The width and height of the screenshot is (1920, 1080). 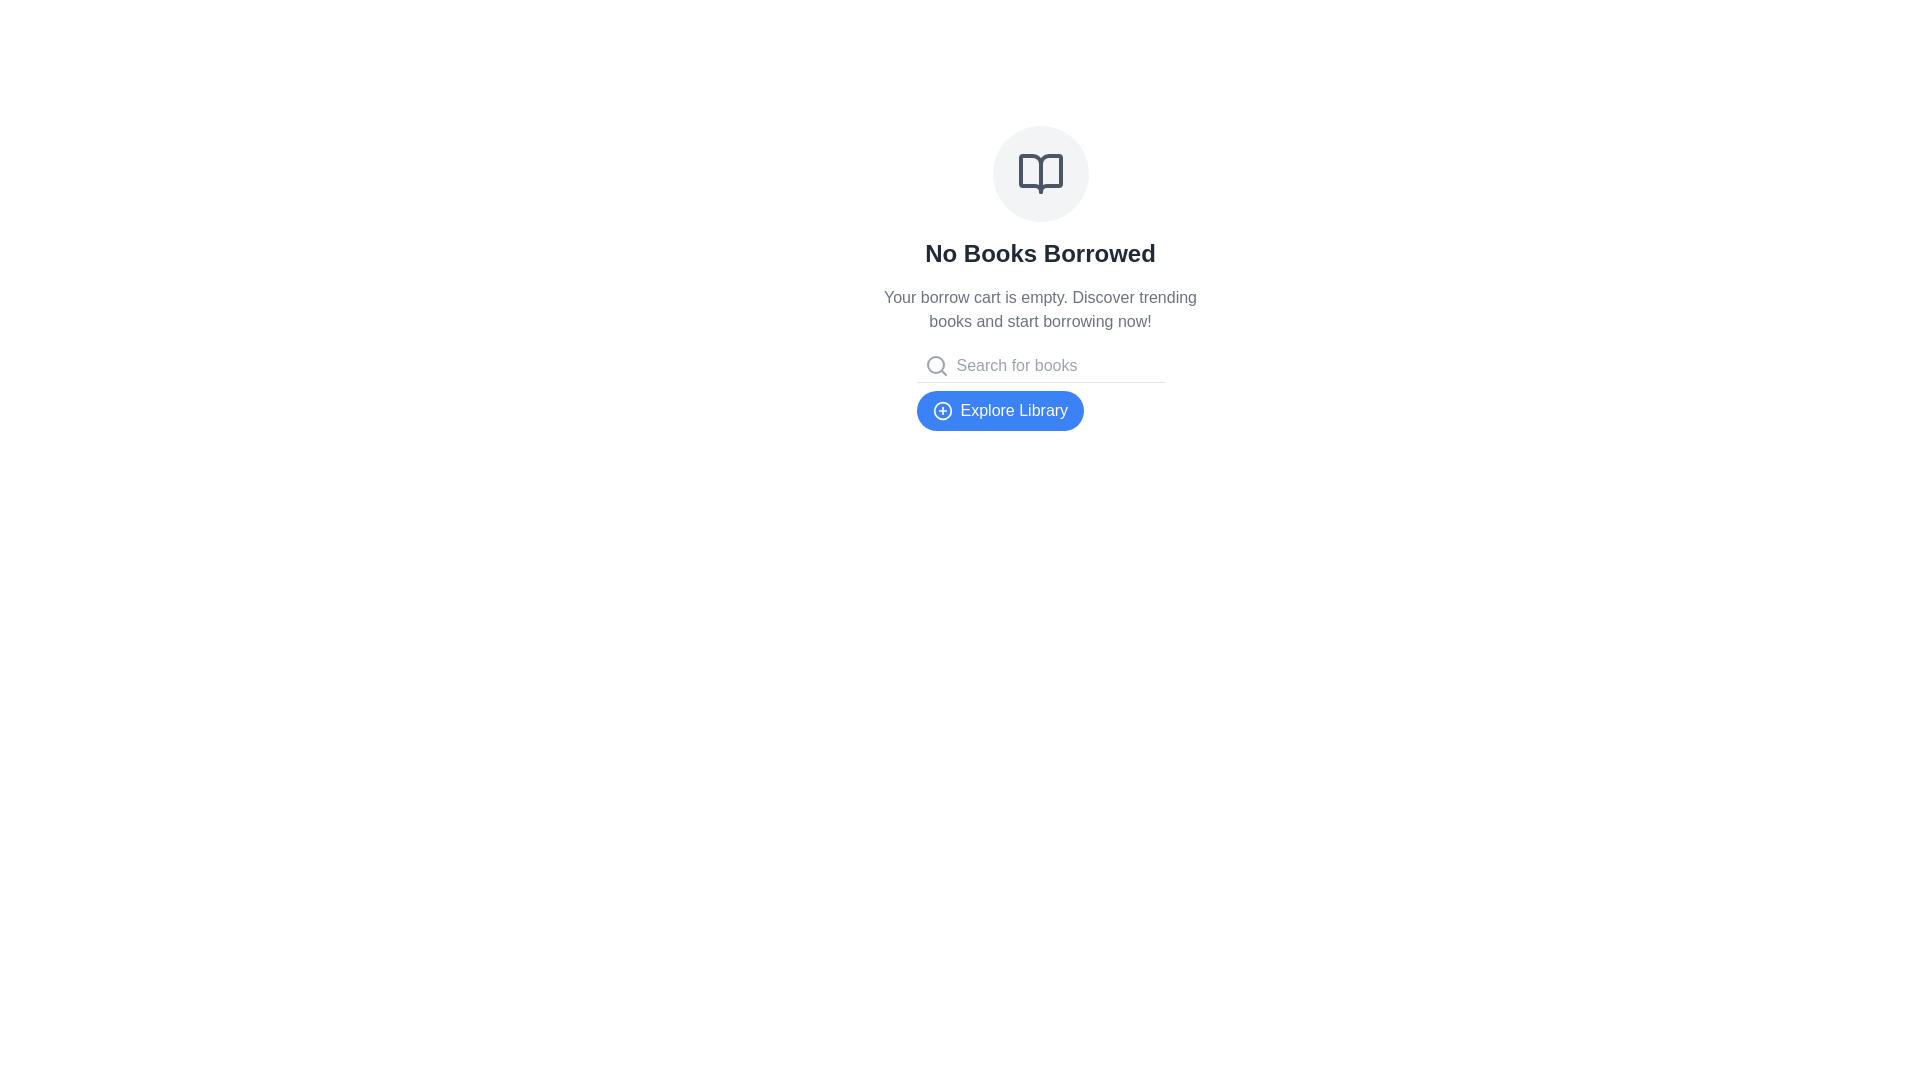 I want to click on the open book SVG icon, which is centrally located above the text 'No Books Borrowed', distinguished by its gray stroke-only illustration style on a light gray circular background, so click(x=1040, y=172).